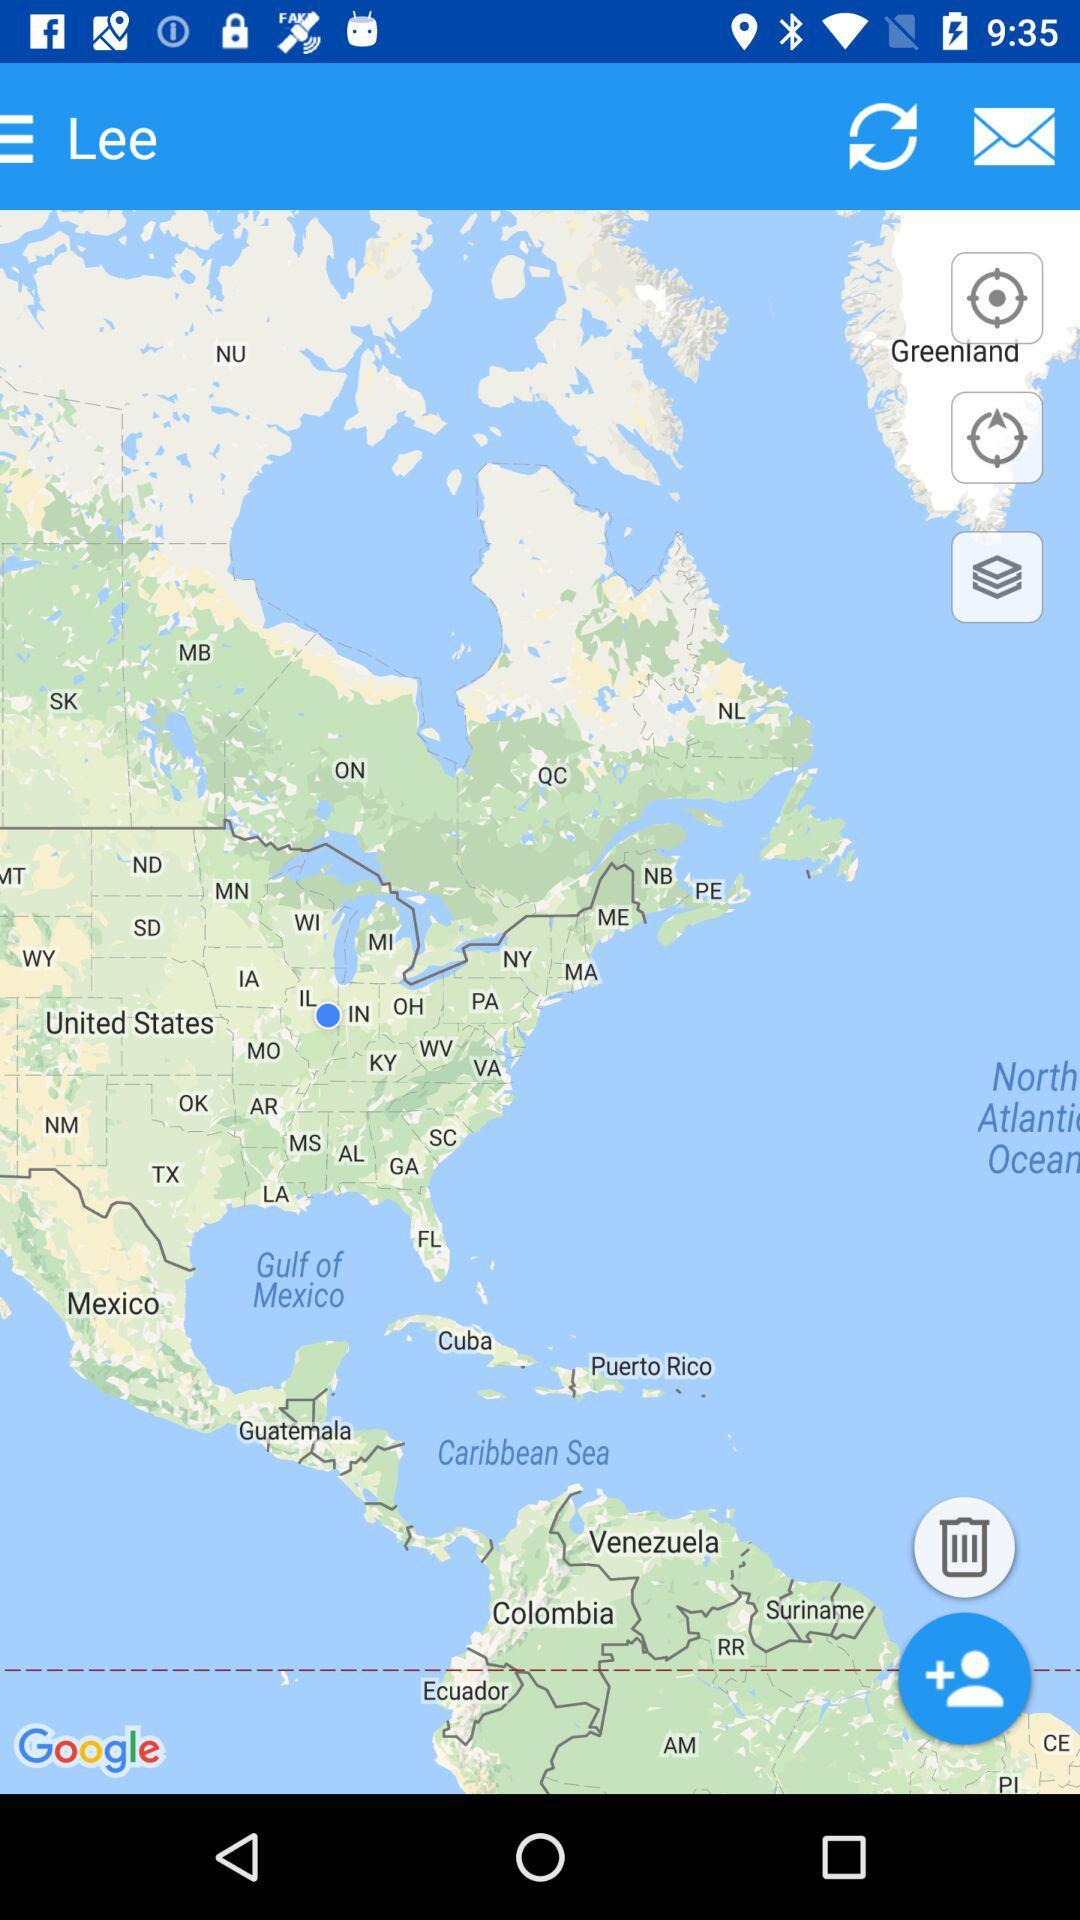  I want to click on send e-mail, so click(1014, 135).